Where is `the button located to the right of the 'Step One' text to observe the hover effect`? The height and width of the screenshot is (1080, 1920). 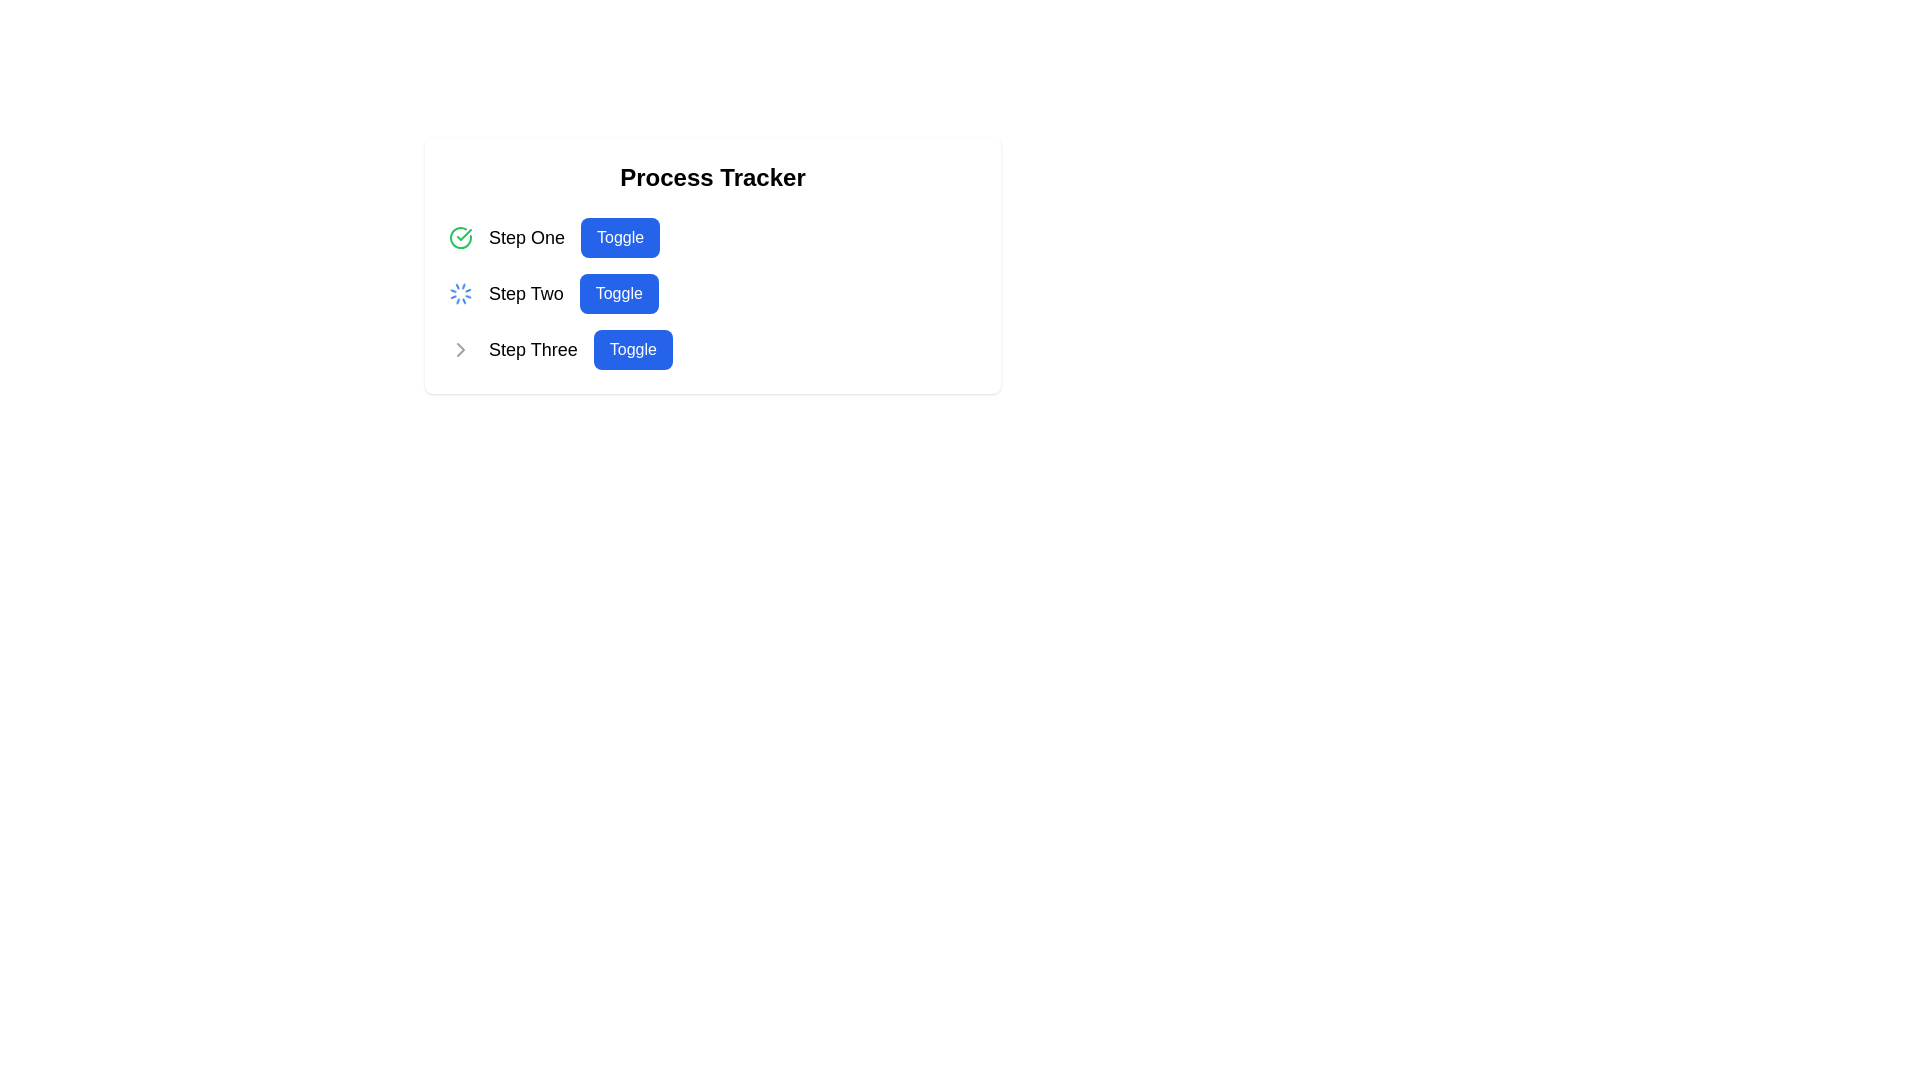
the button located to the right of the 'Step One' text to observe the hover effect is located at coordinates (619, 237).